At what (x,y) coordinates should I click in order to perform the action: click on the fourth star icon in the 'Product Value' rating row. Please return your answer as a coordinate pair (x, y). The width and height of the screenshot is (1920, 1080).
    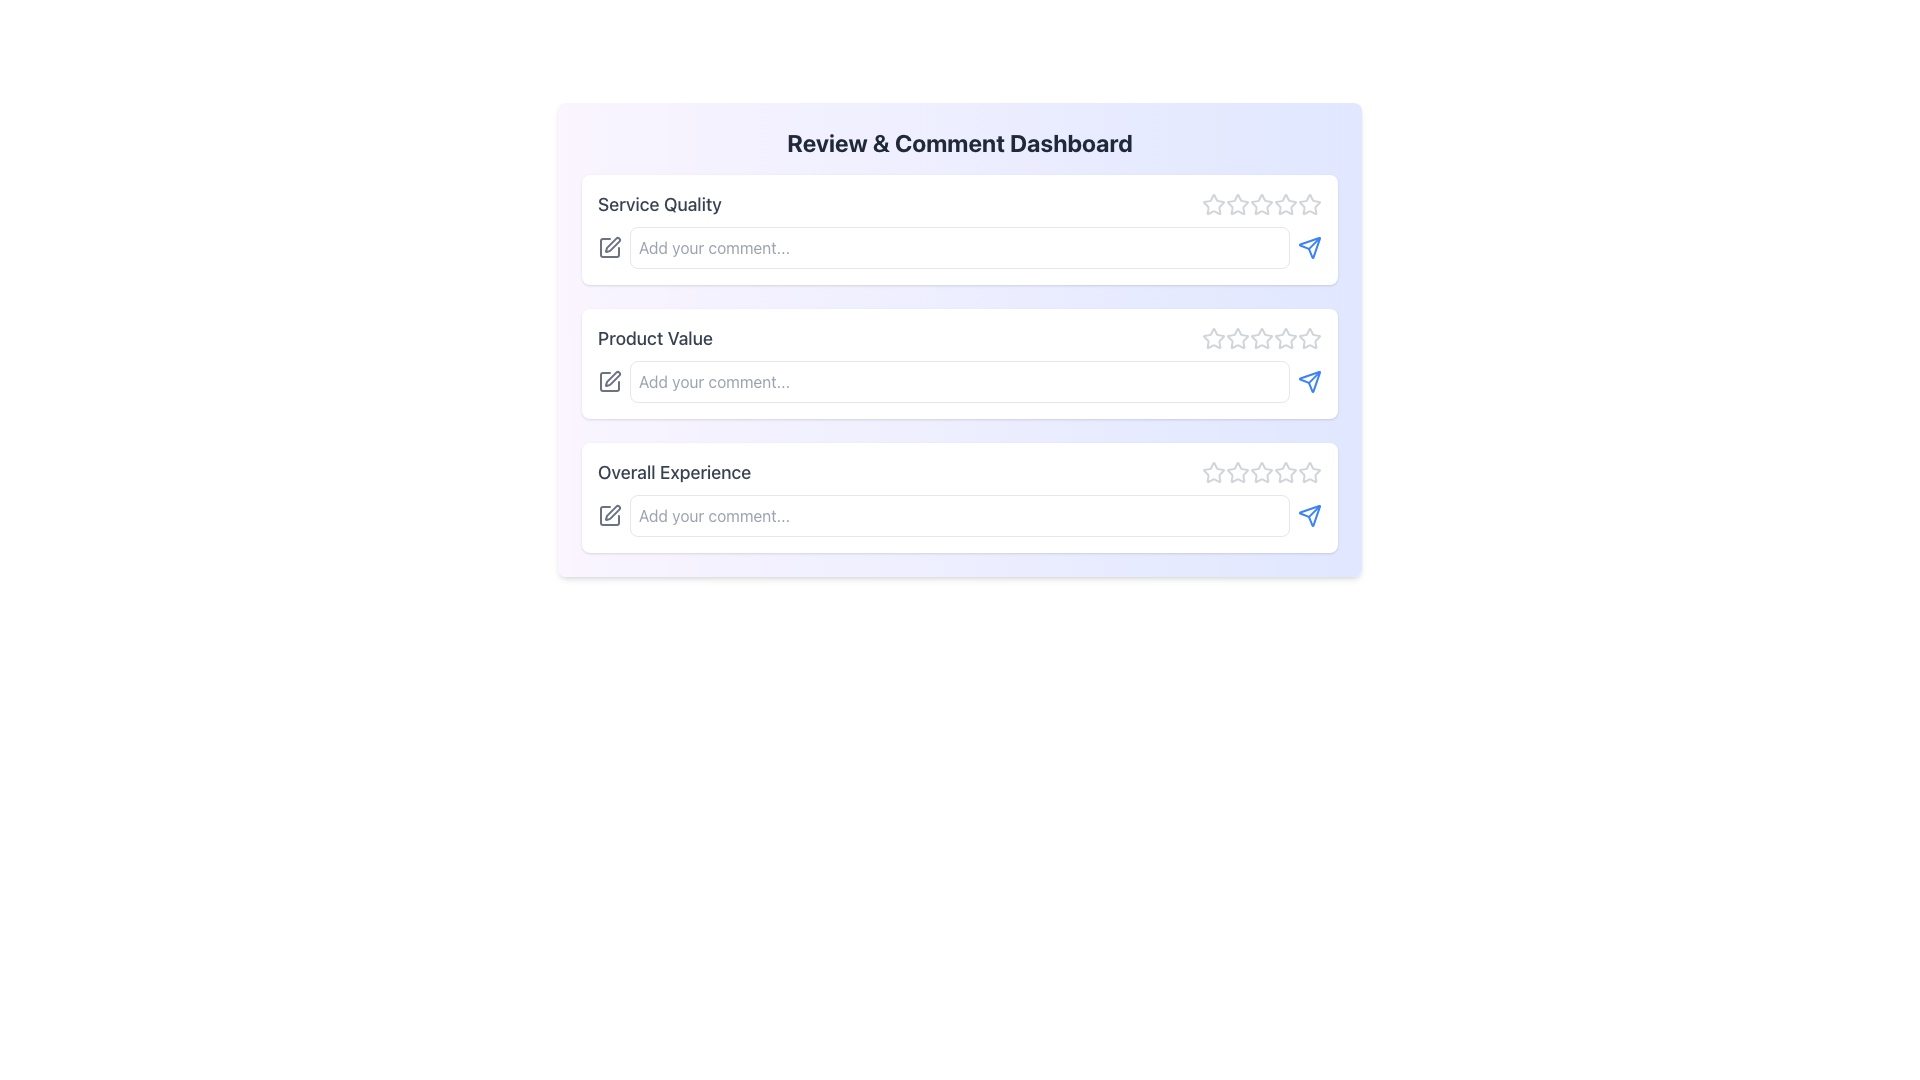
    Looking at the image, I should click on (1261, 338).